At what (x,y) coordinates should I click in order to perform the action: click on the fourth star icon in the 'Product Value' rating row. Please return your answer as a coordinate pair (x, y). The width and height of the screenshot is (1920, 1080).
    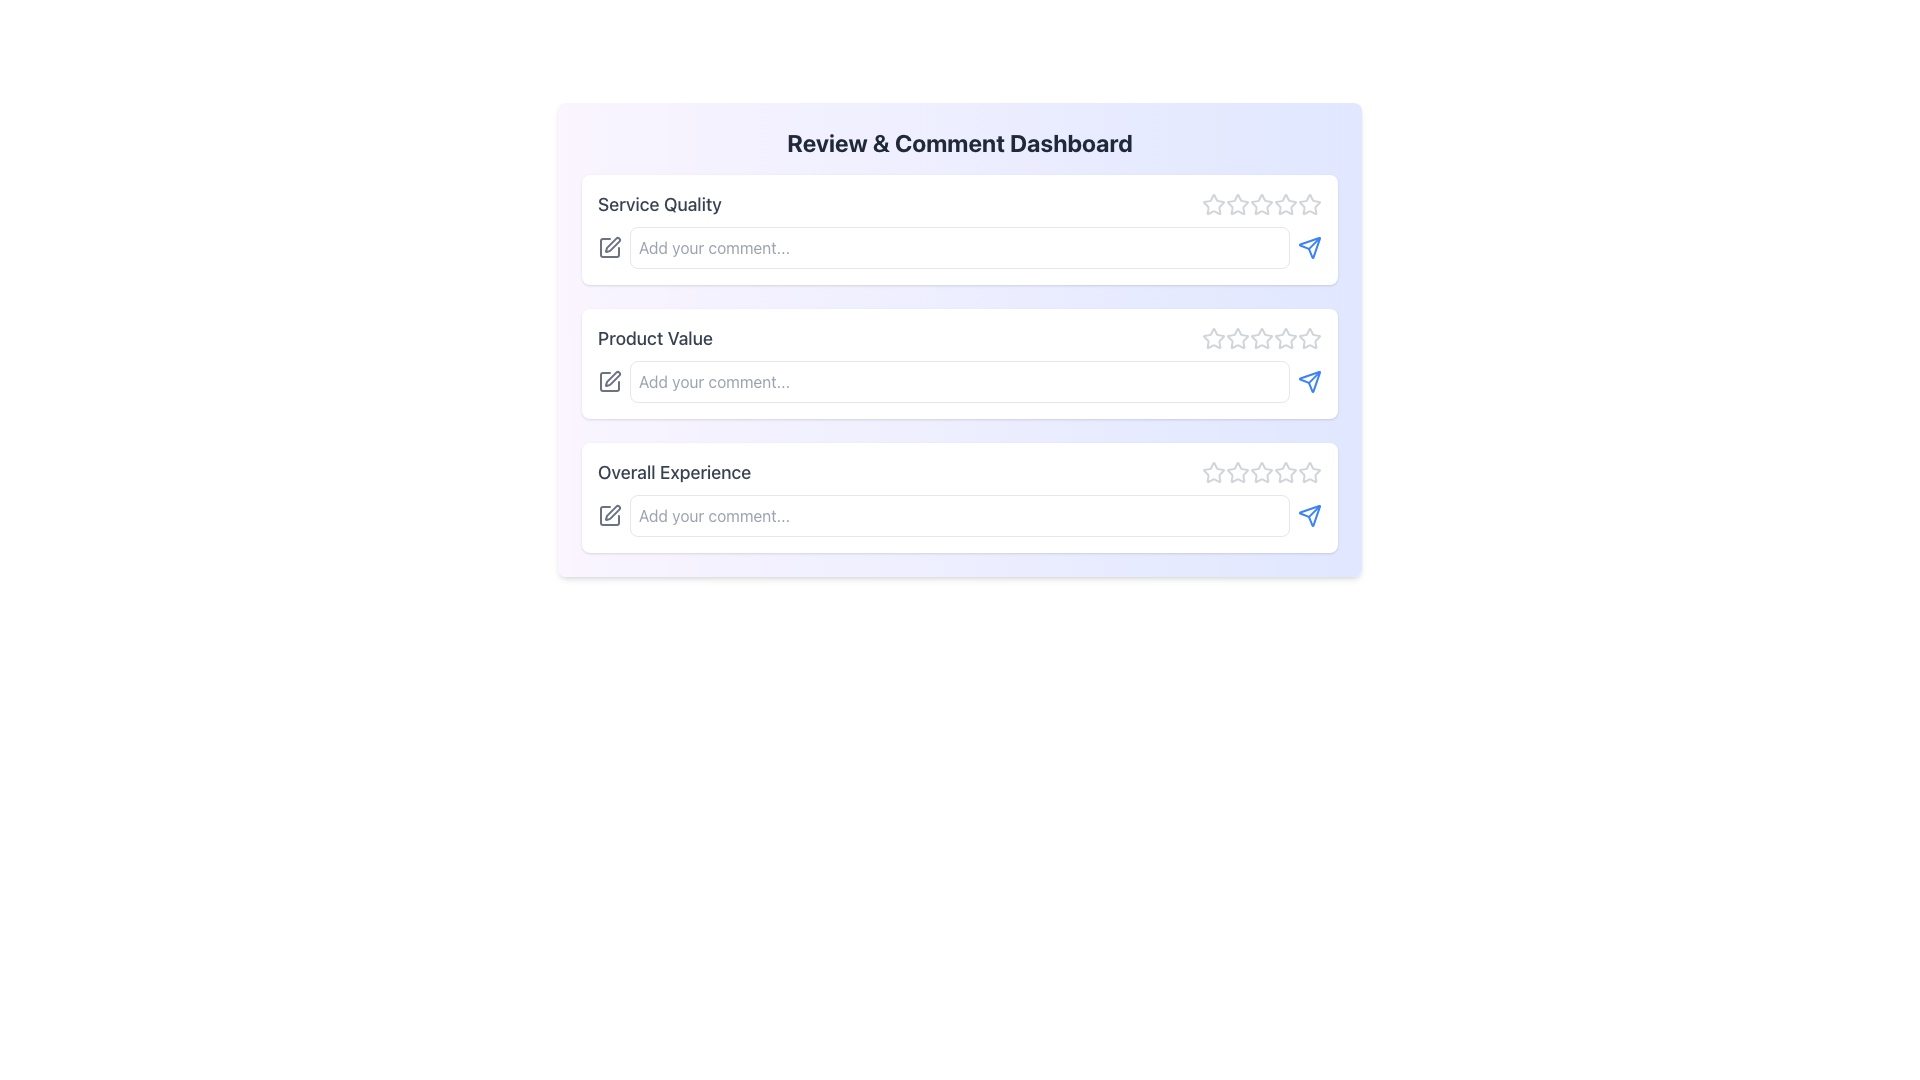
    Looking at the image, I should click on (1261, 338).